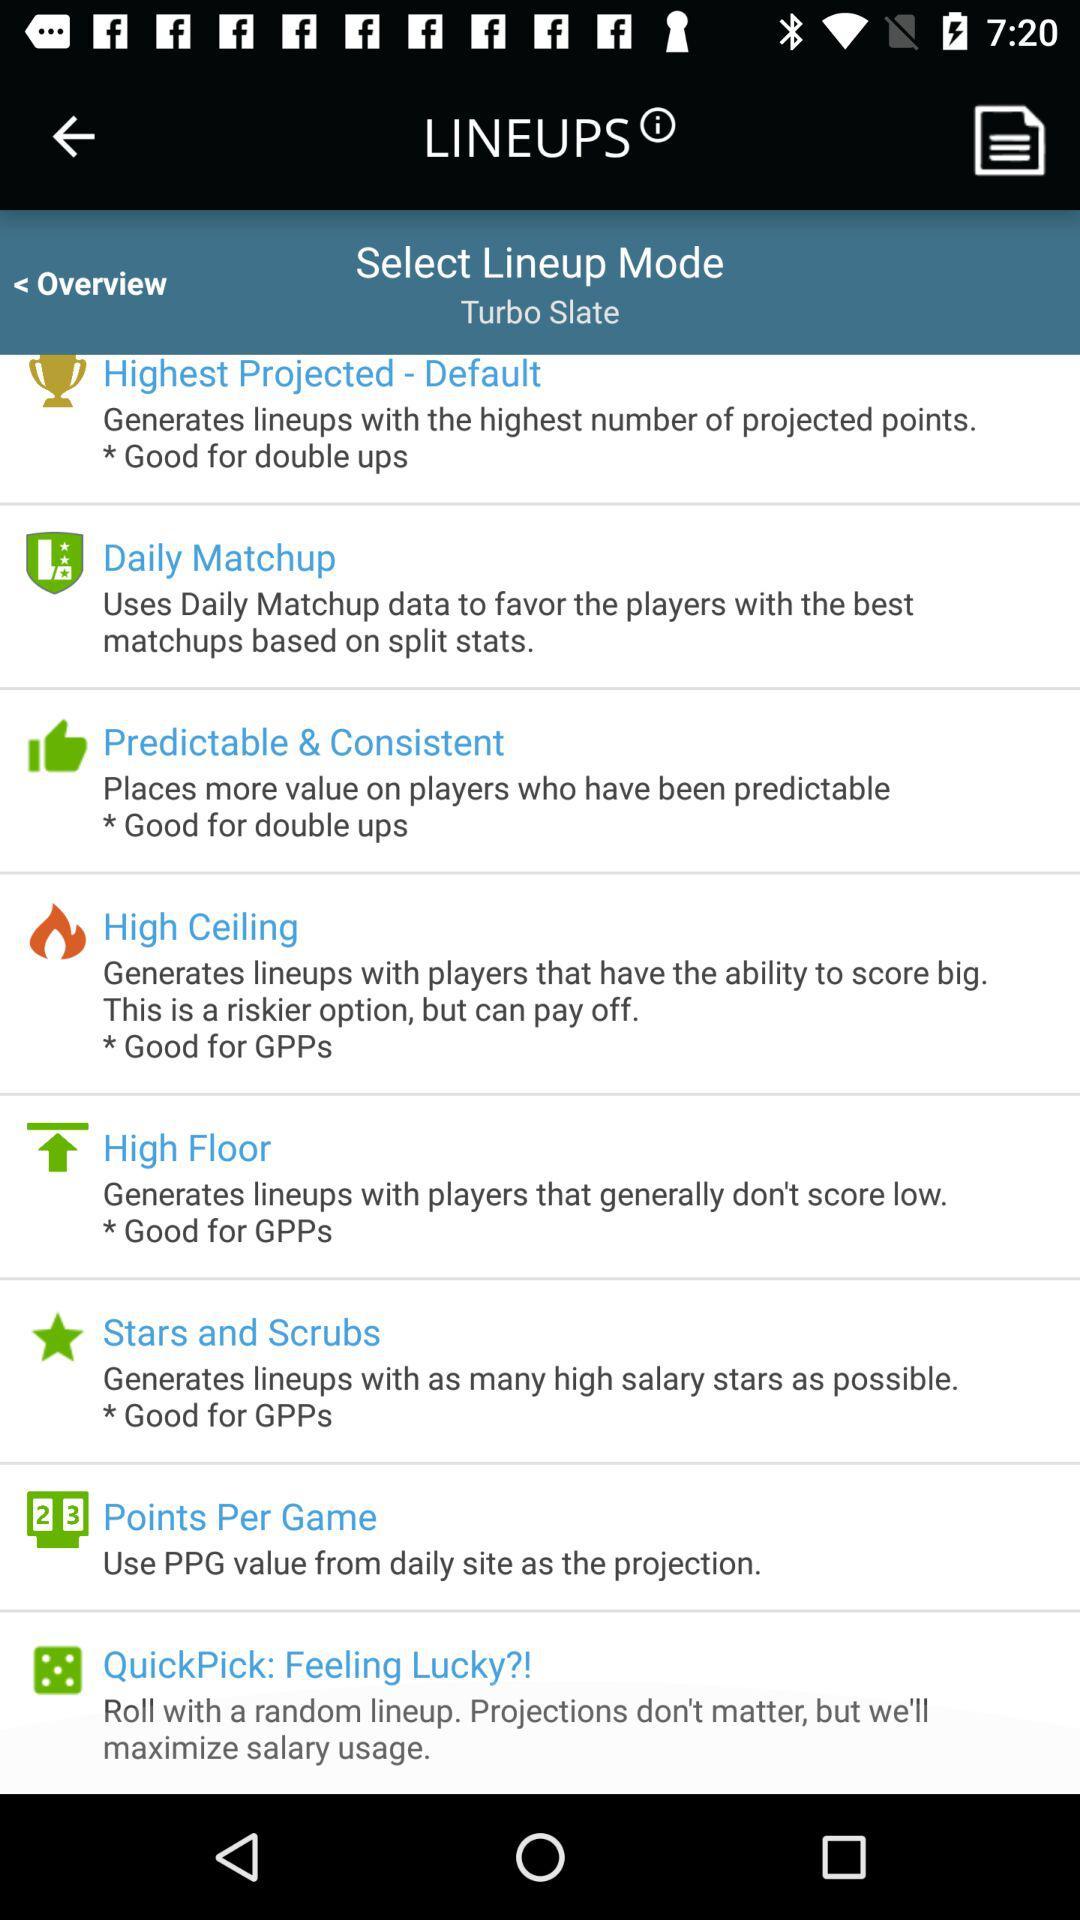 Image resolution: width=1080 pixels, height=1920 pixels. Describe the element at coordinates (72, 135) in the screenshot. I see `the icon next to lineups` at that location.